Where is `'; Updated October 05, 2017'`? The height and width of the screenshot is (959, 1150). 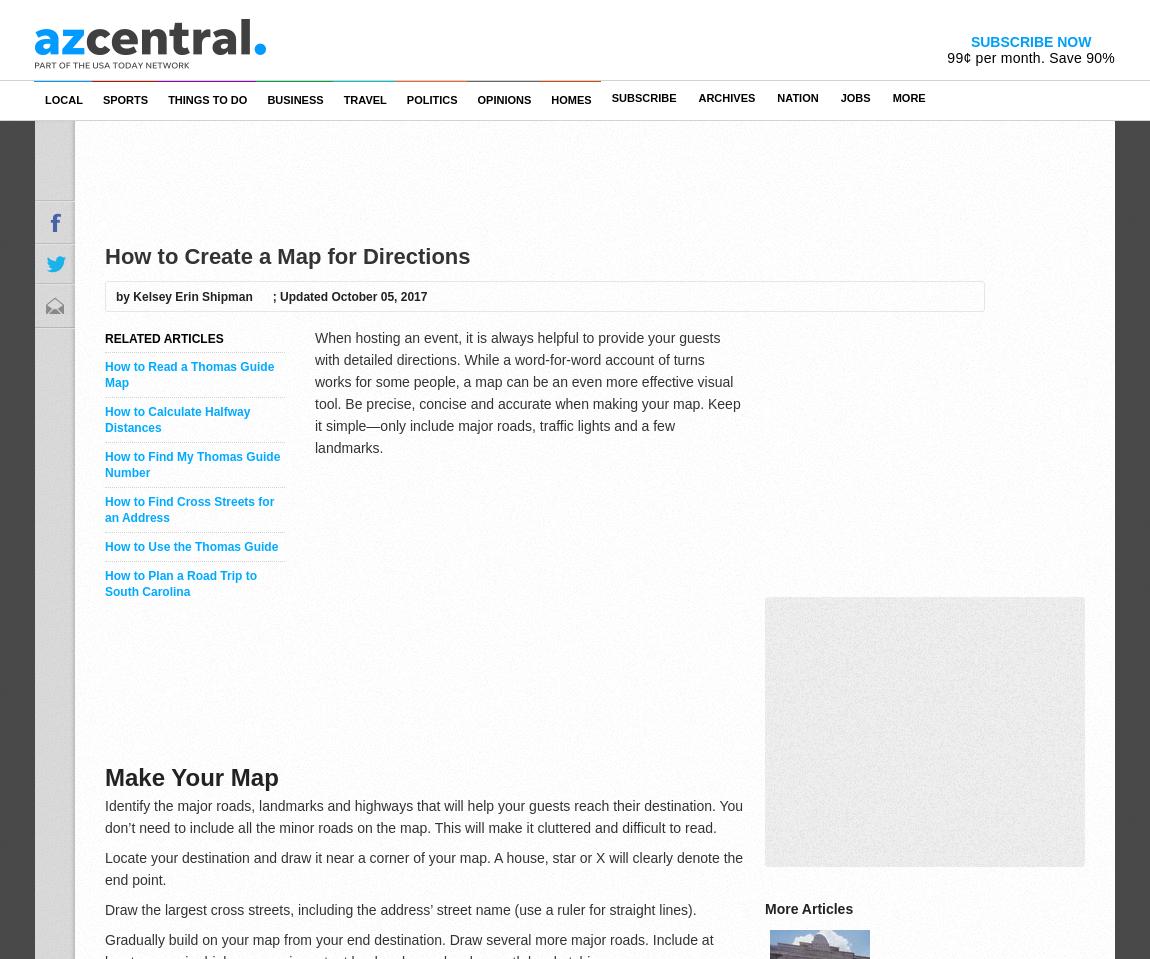
'; Updated October 05, 2017' is located at coordinates (349, 296).